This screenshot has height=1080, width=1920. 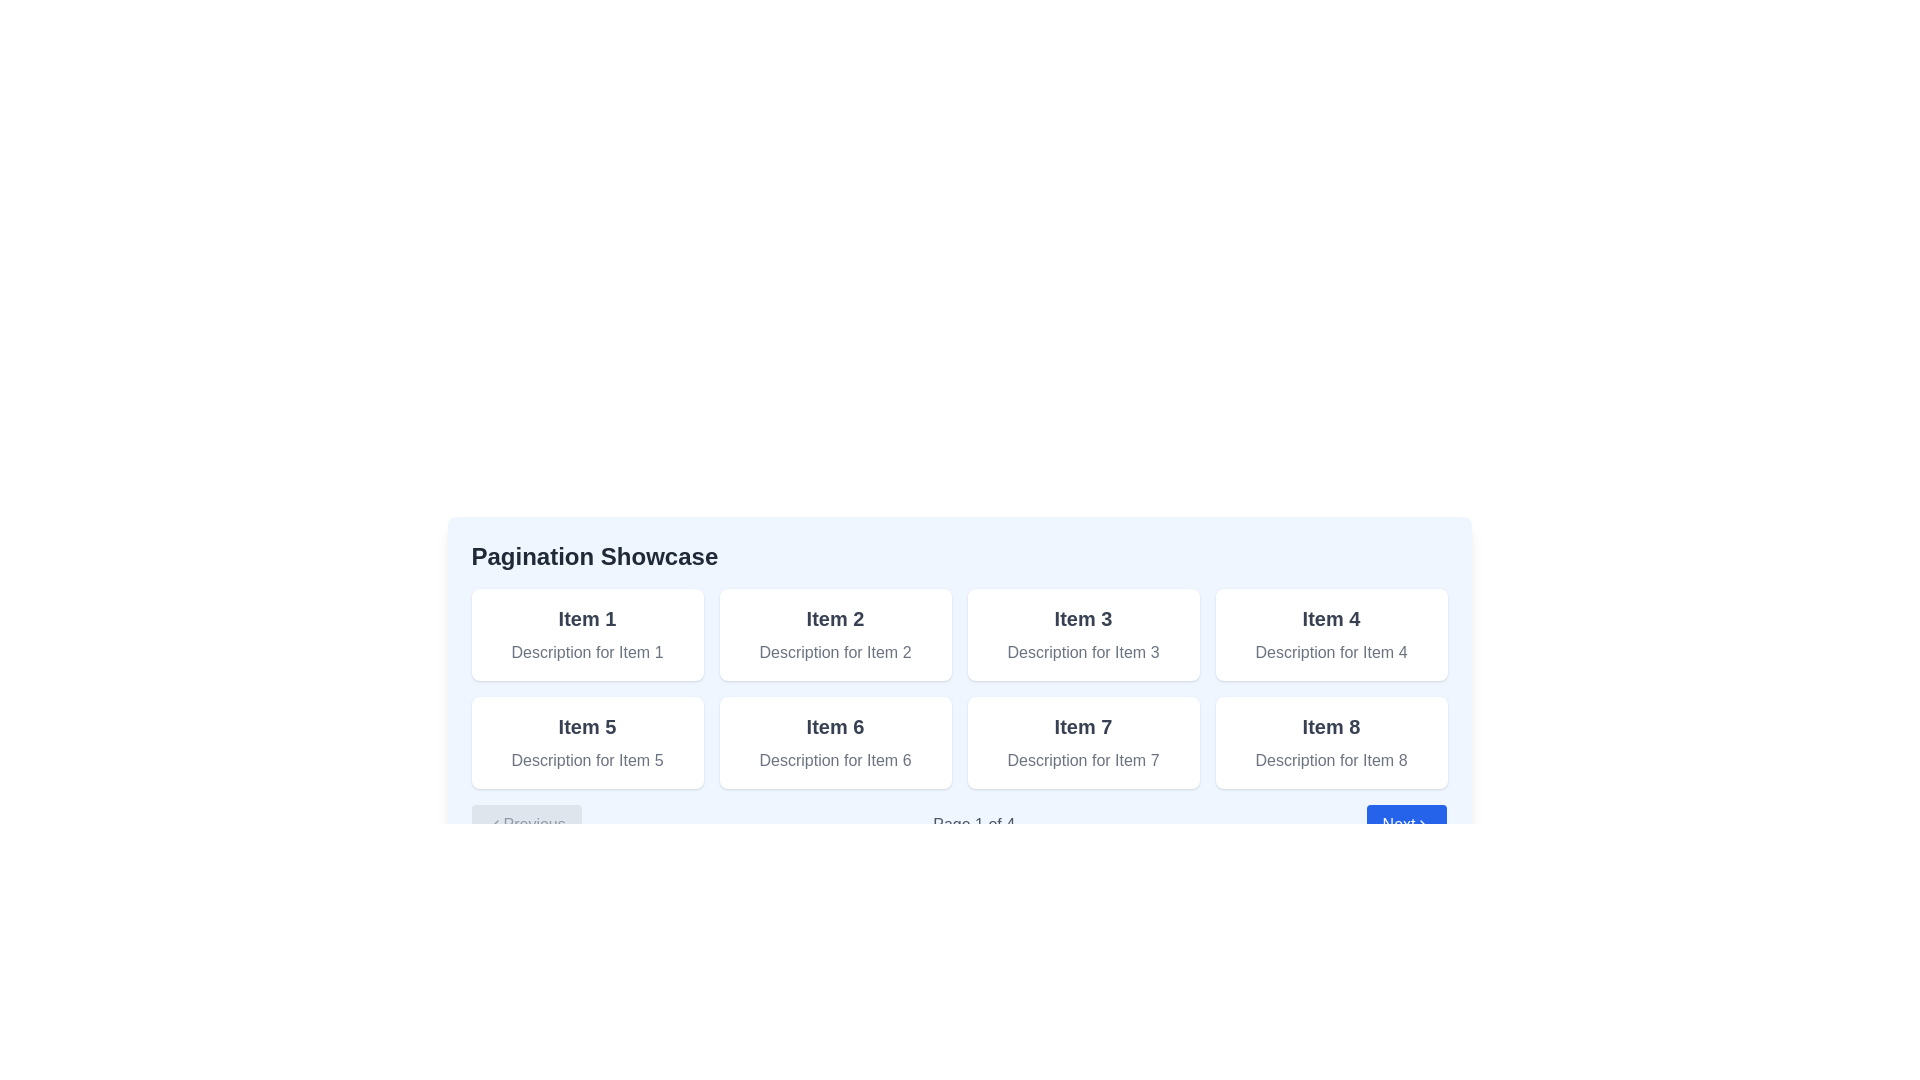 What do you see at coordinates (1082, 635) in the screenshot?
I see `the third card in the first row of the grid, which displays a title and description, located directly to the right of the card labeled 'Item 2'` at bounding box center [1082, 635].